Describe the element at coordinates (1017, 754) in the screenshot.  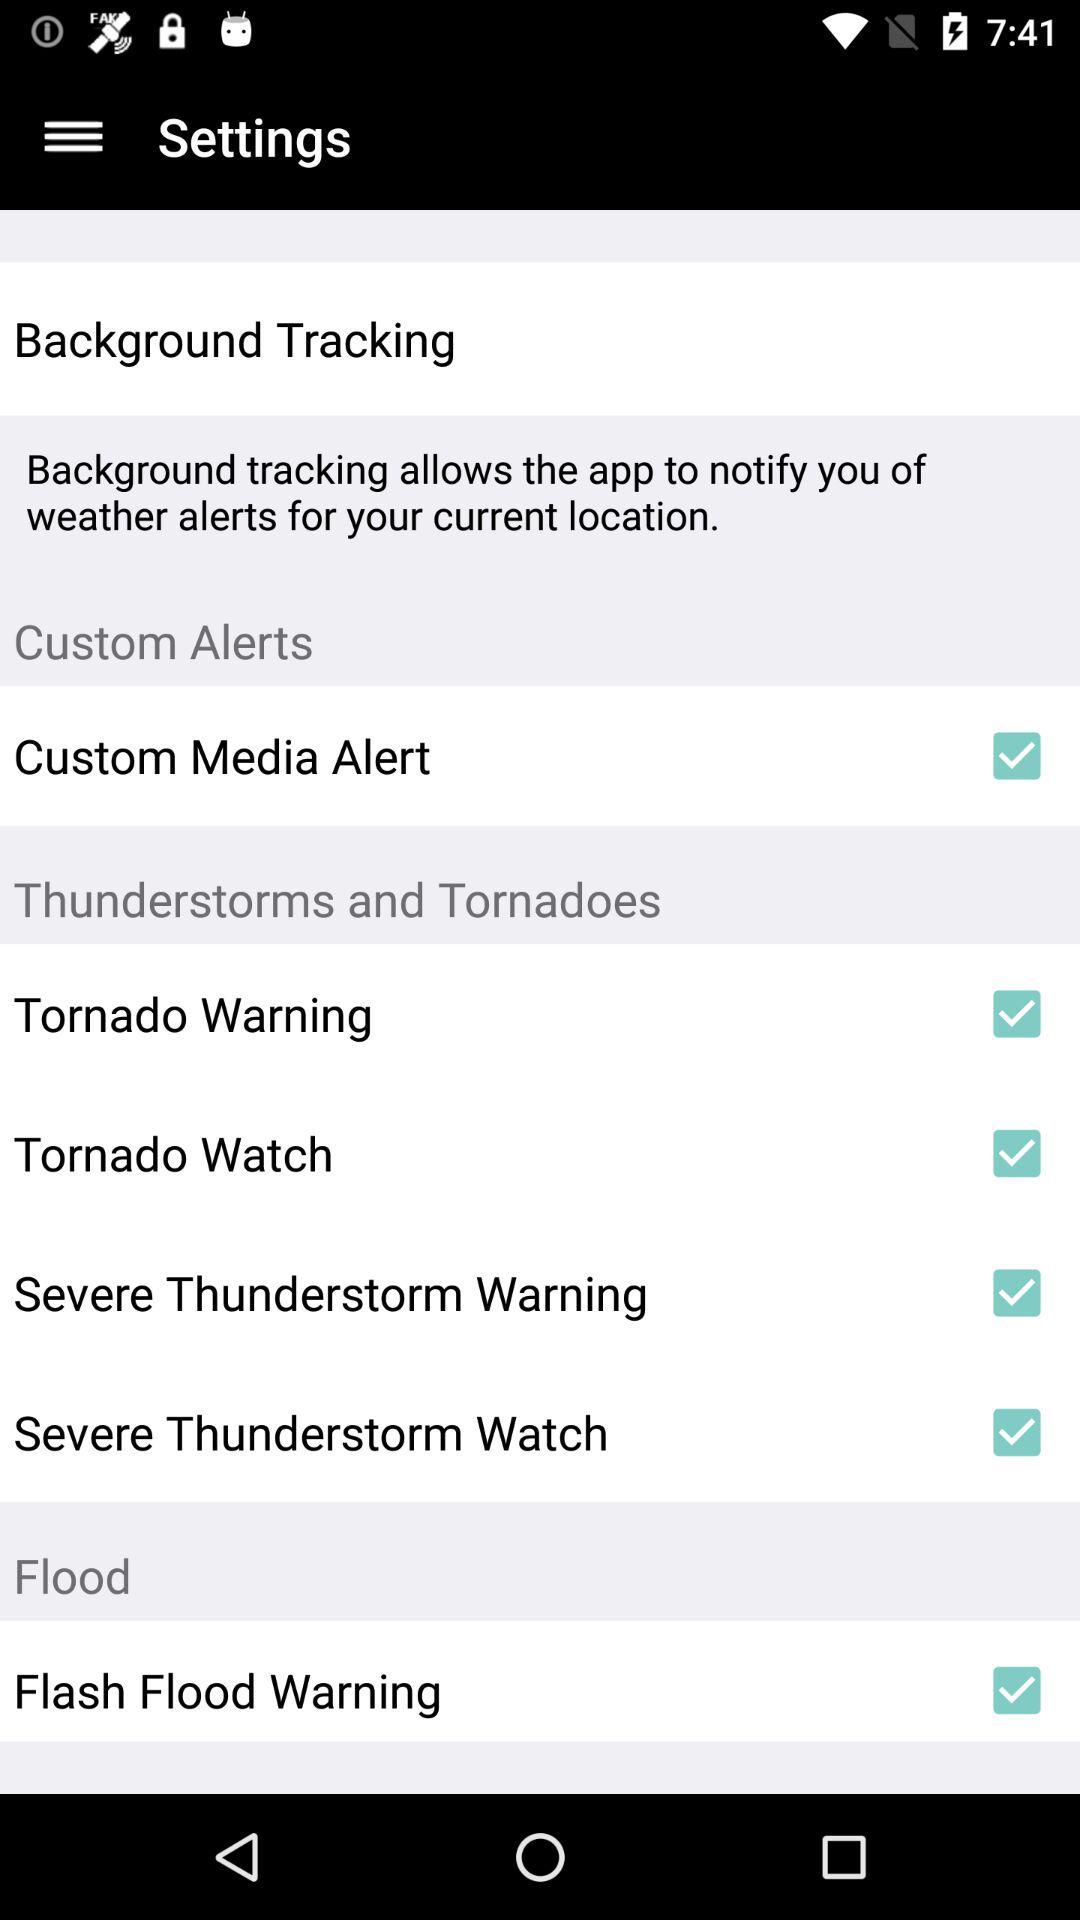
I see `item below the custom alerts` at that location.